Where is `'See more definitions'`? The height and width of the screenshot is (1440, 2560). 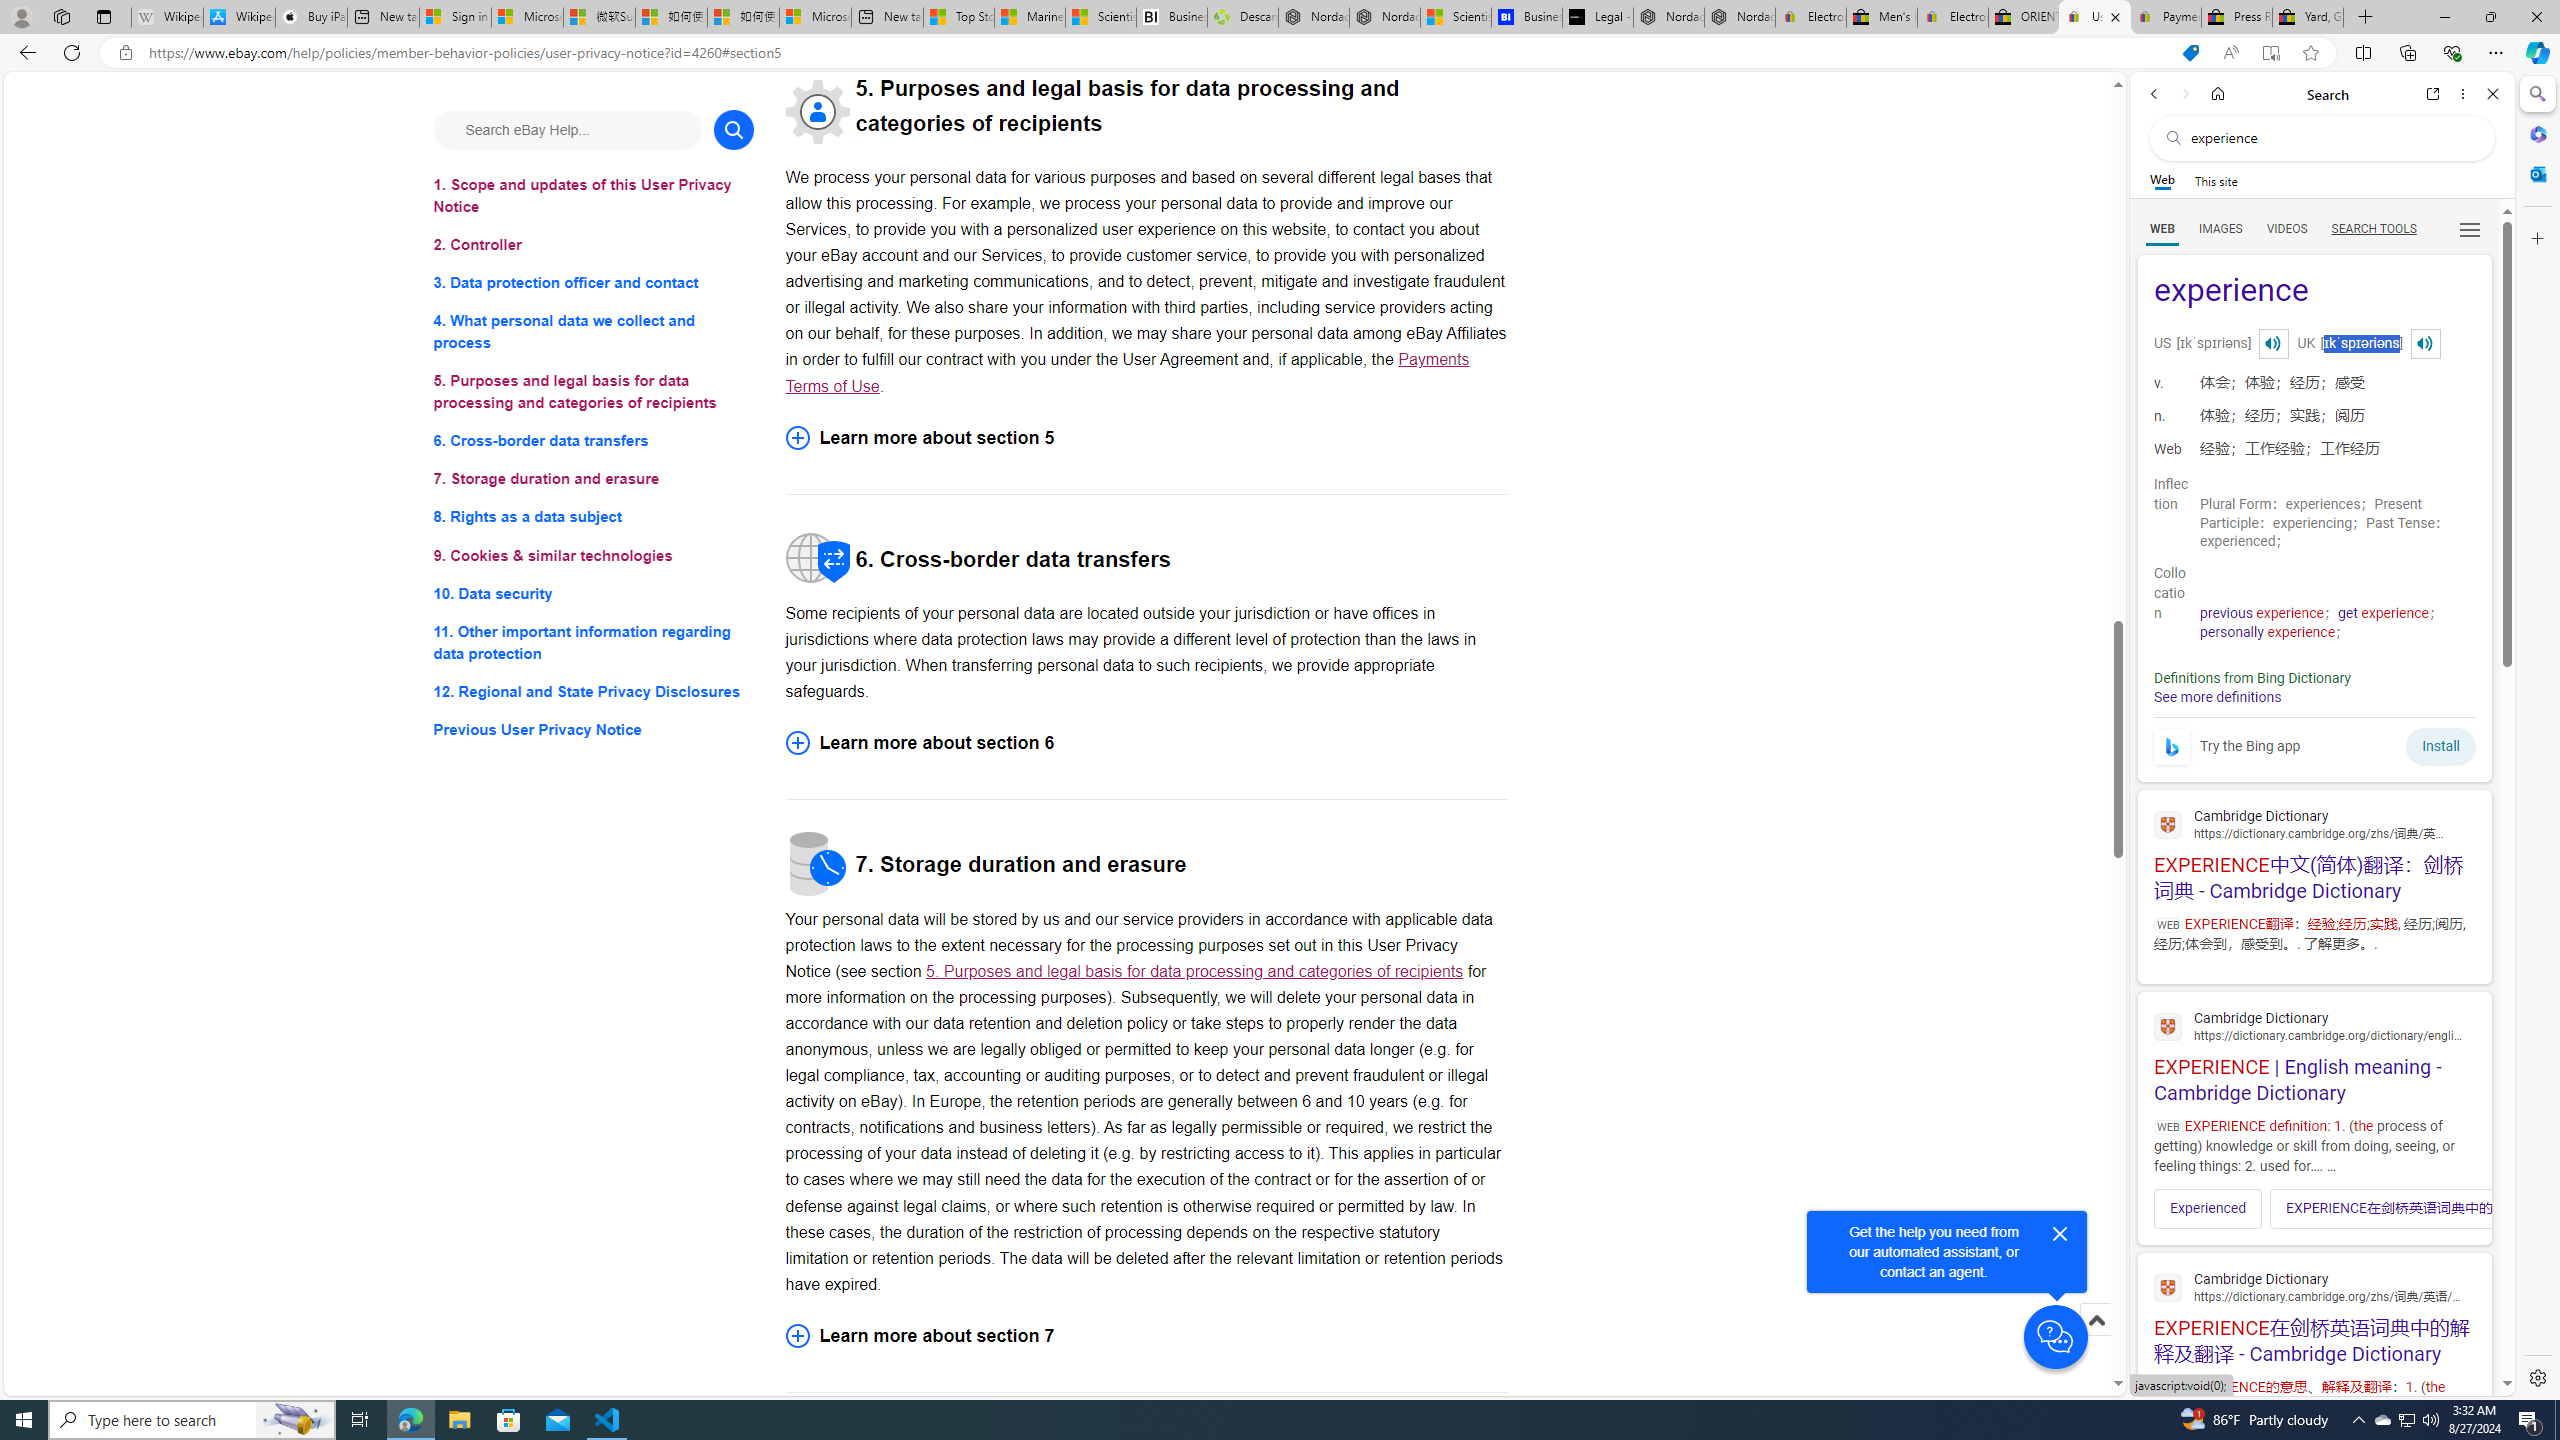
'See more definitions' is located at coordinates (2215, 696).